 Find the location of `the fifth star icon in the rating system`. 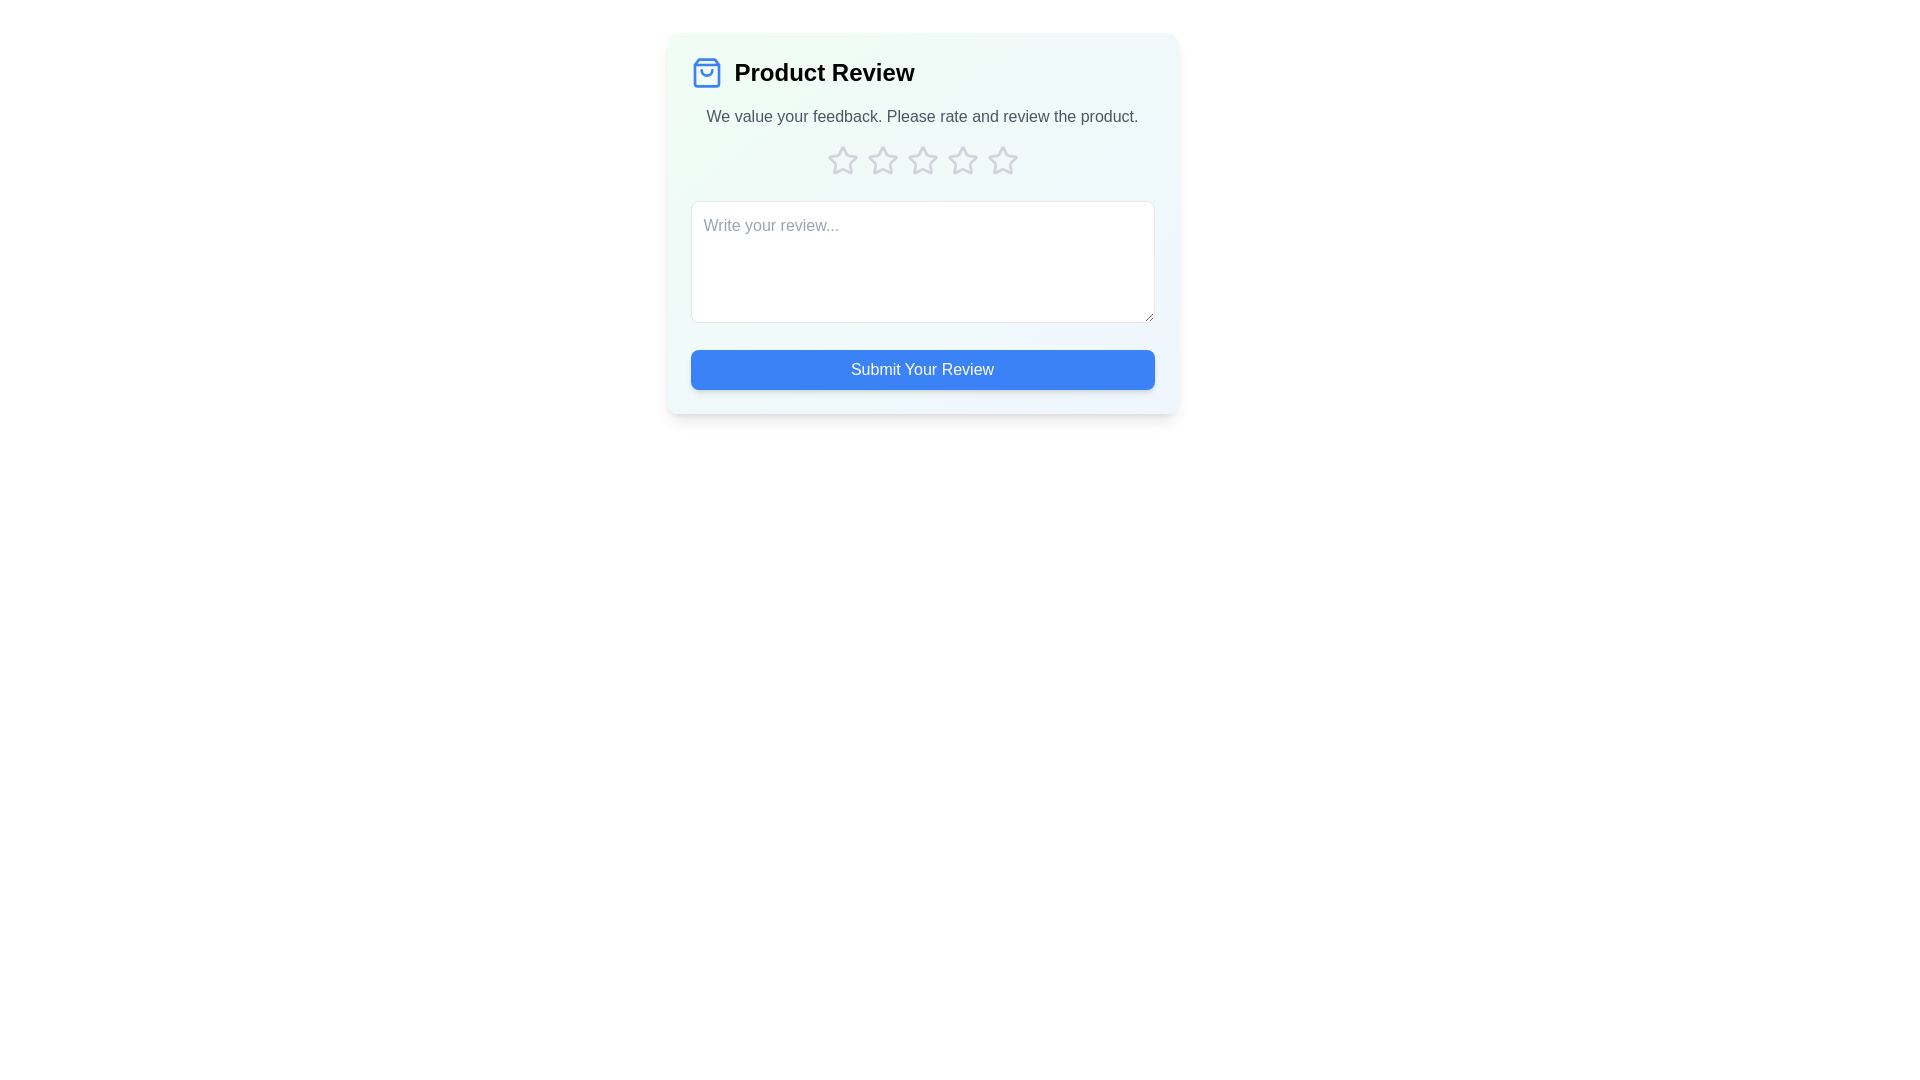

the fifth star icon in the rating system is located at coordinates (1002, 159).